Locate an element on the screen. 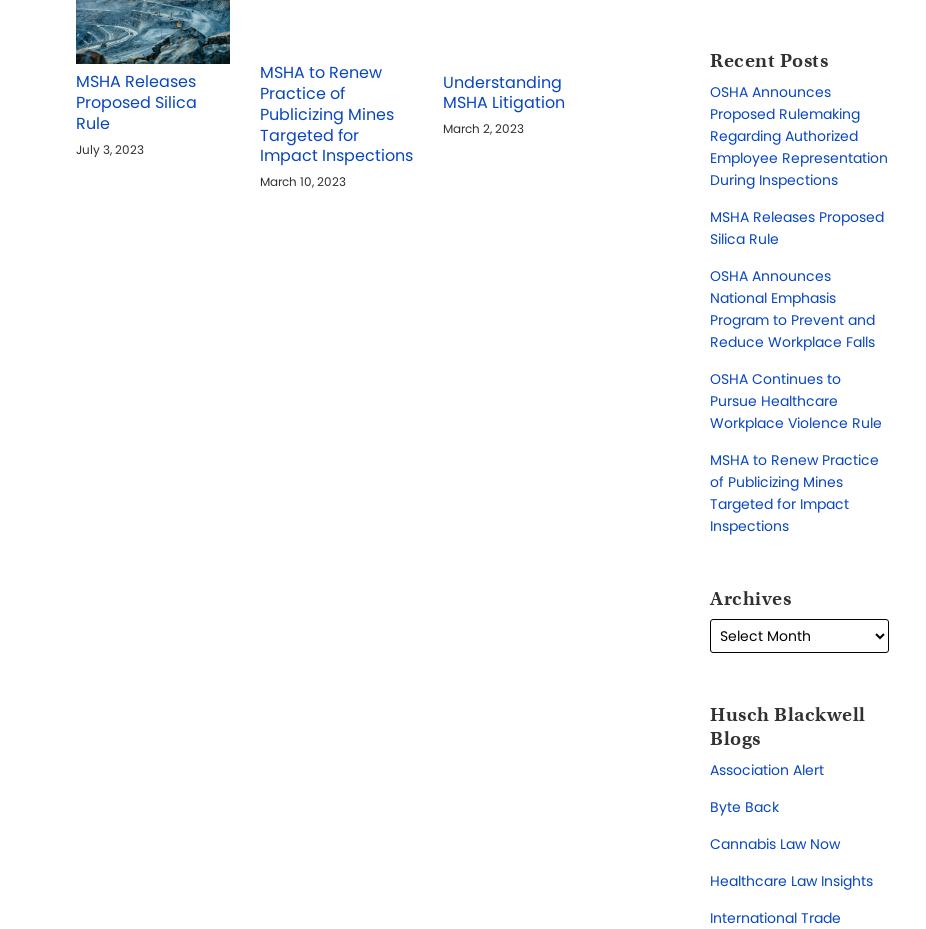 Image resolution: width=926 pixels, height=929 pixels. 'OSHA Announces Proposed Rulemaking Regarding Authorized Employee Representation During Inspections' is located at coordinates (799, 134).